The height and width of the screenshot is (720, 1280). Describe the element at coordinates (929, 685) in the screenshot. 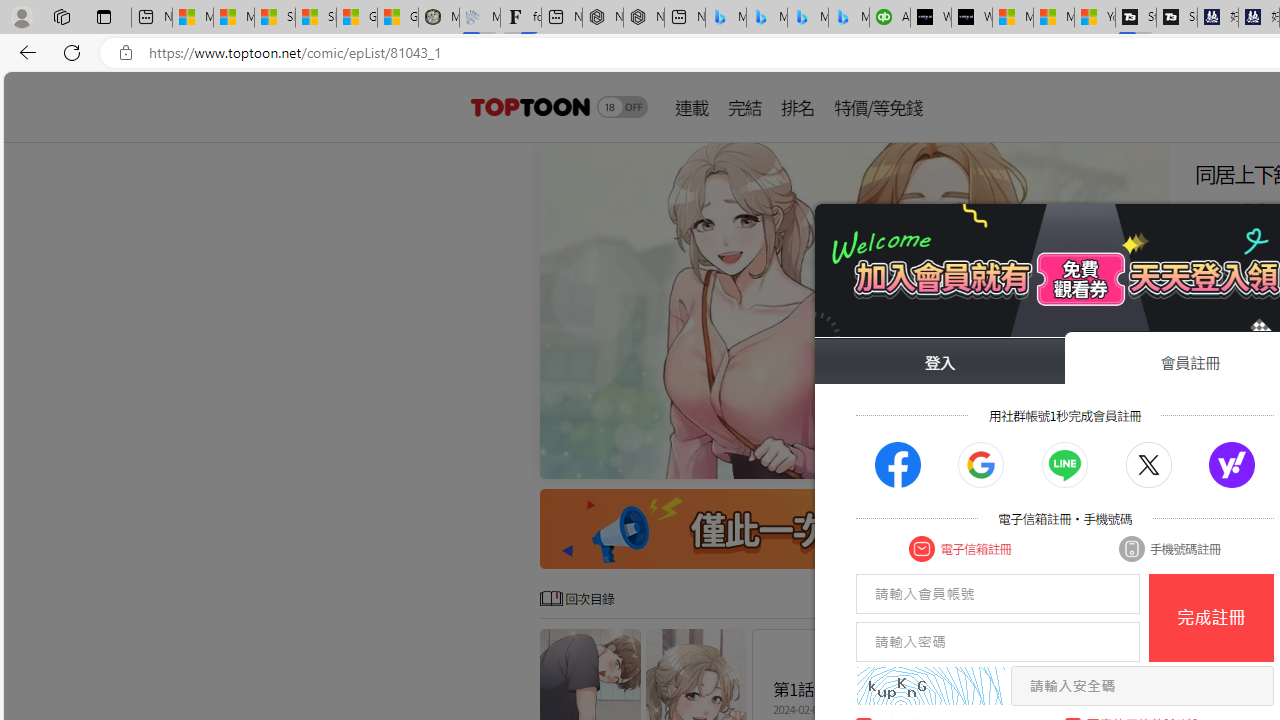

I see `'captcha'` at that location.